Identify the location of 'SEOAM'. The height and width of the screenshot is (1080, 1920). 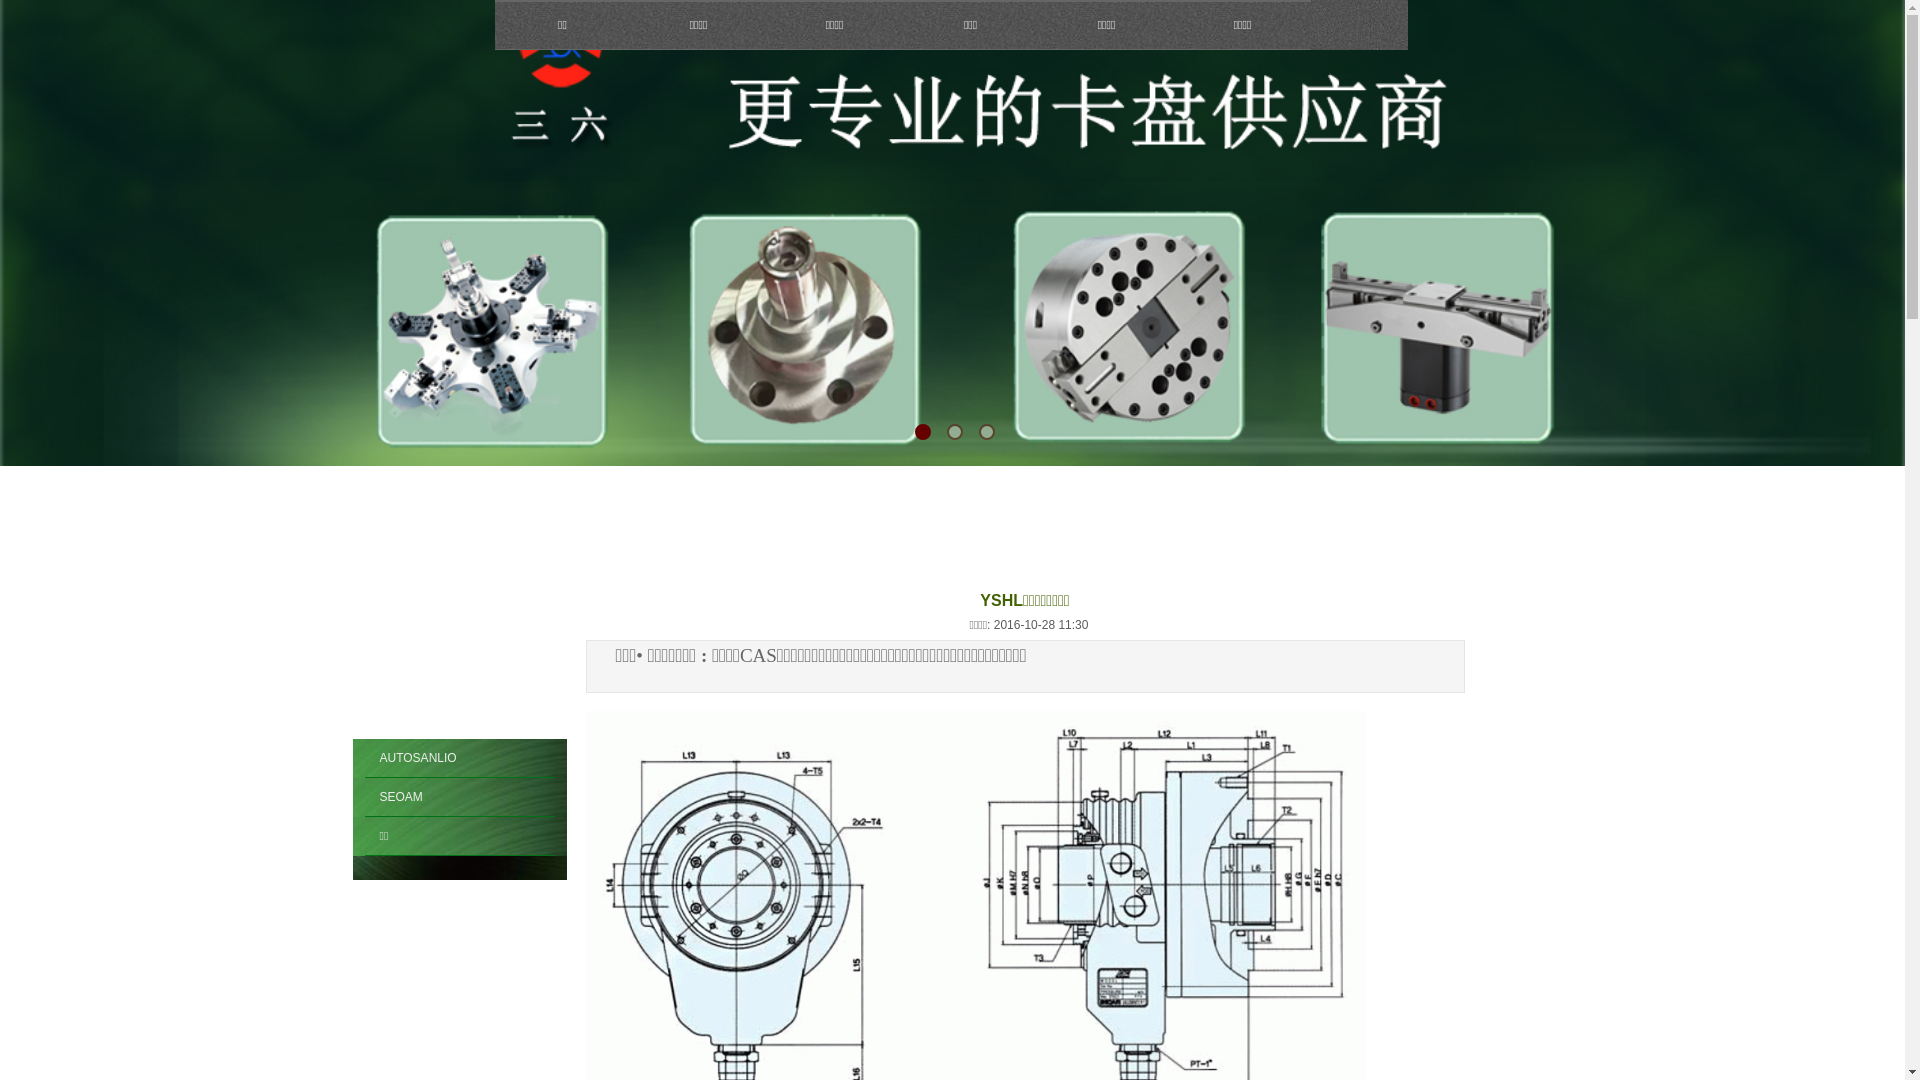
(458, 796).